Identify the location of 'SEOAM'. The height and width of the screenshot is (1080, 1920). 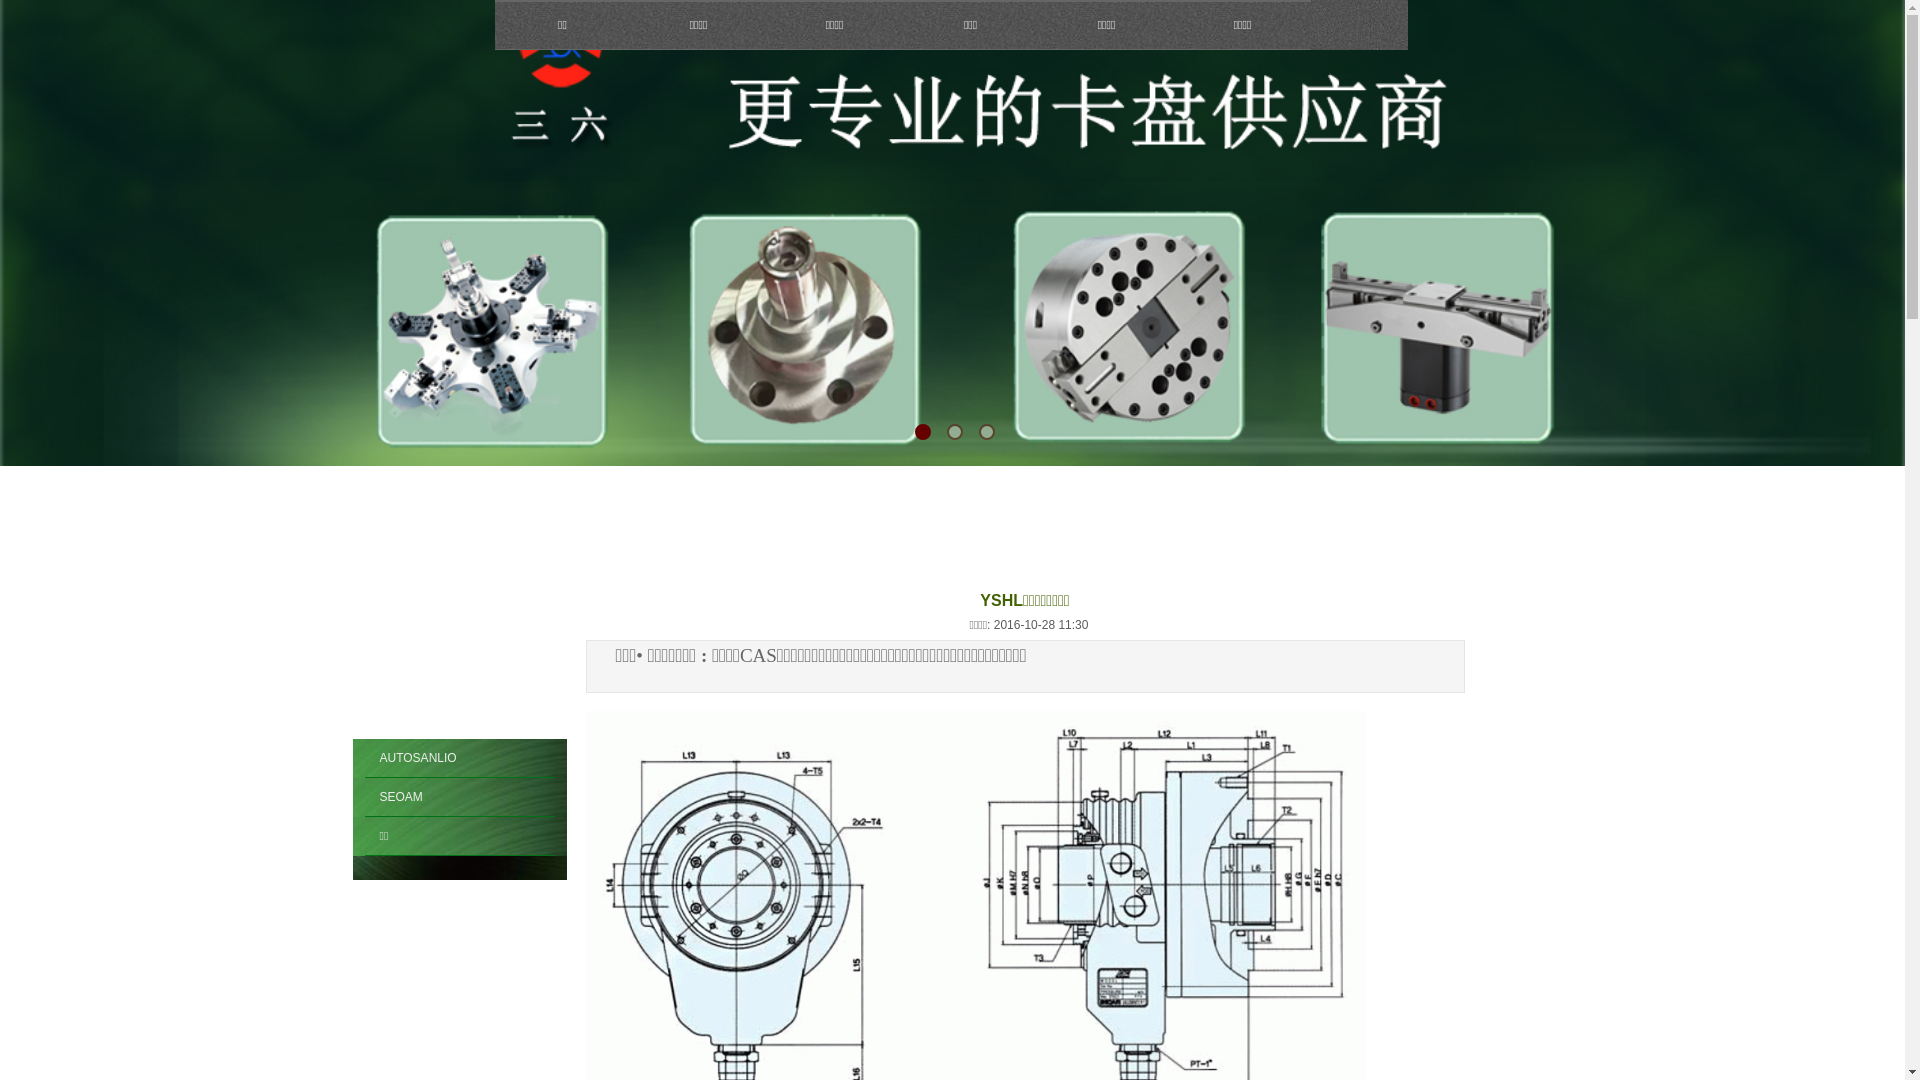
(458, 796).